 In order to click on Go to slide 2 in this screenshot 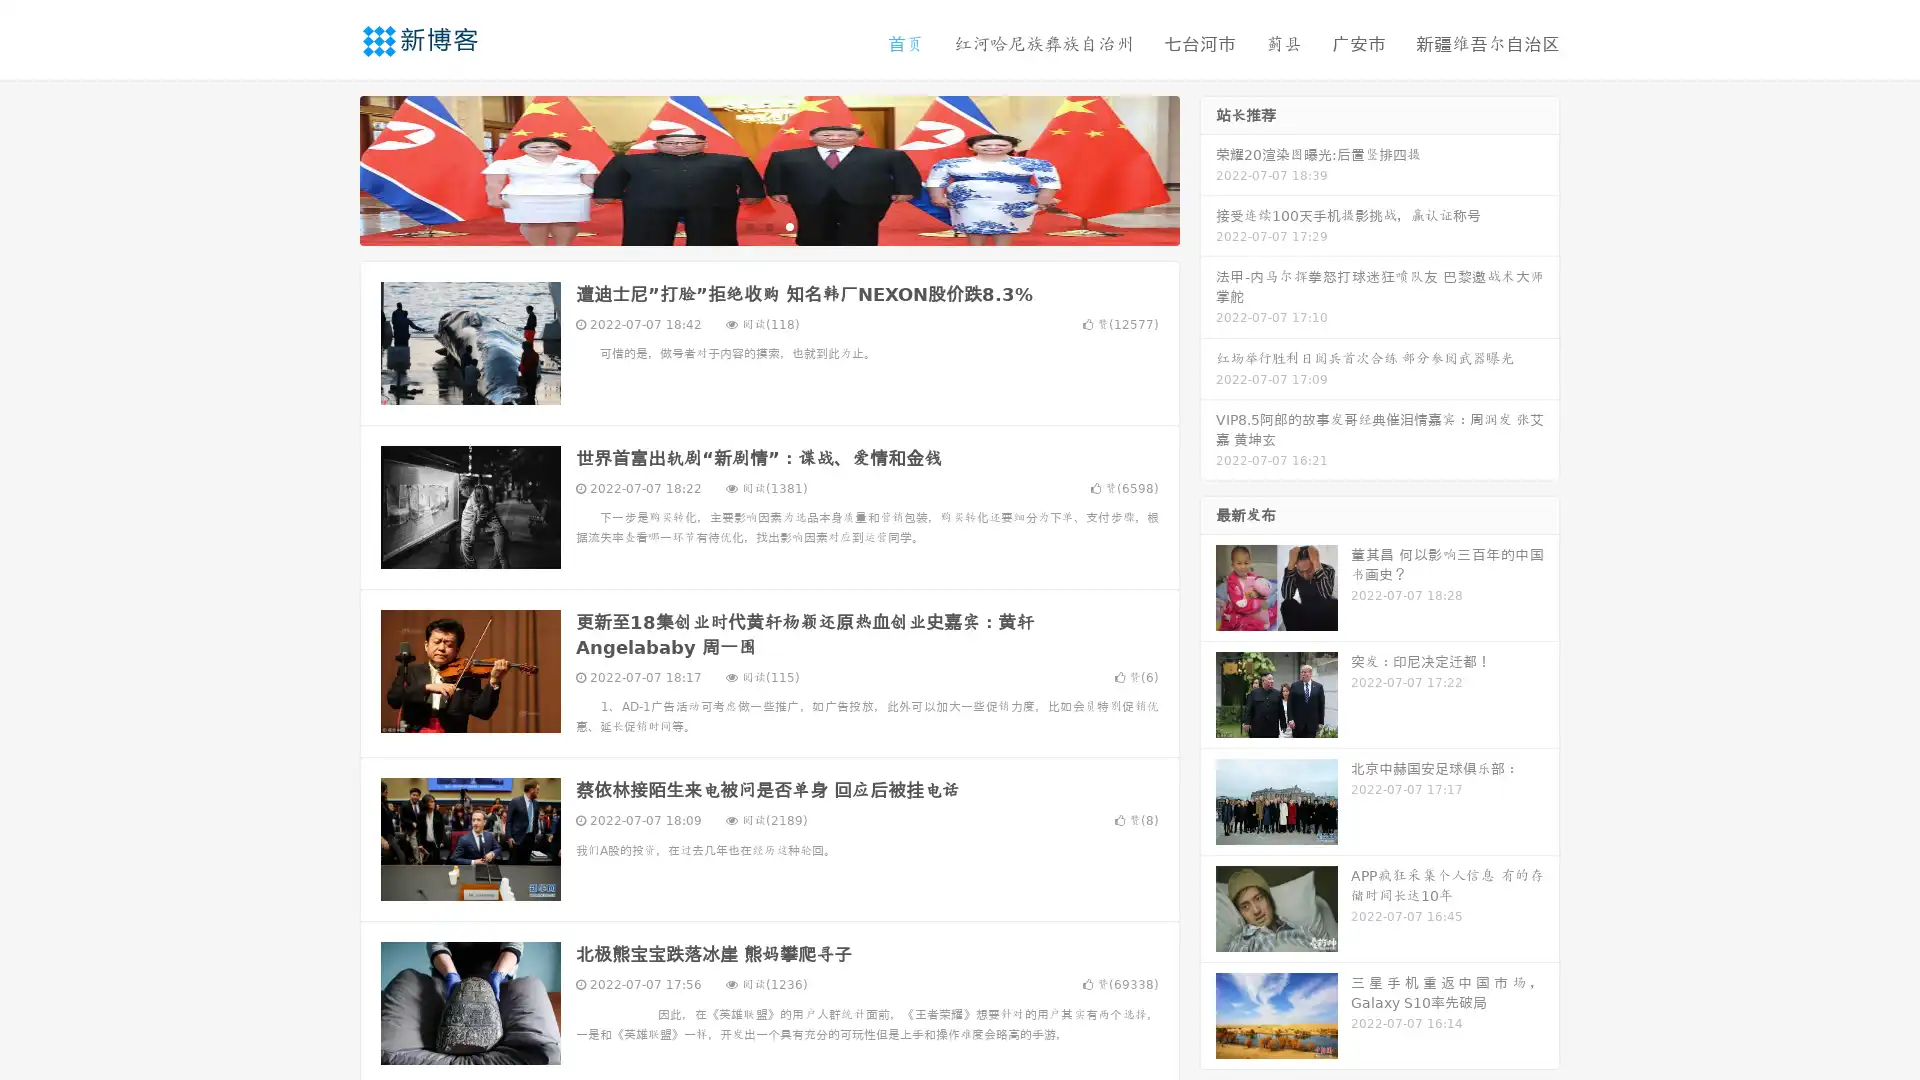, I will do `click(768, 225)`.